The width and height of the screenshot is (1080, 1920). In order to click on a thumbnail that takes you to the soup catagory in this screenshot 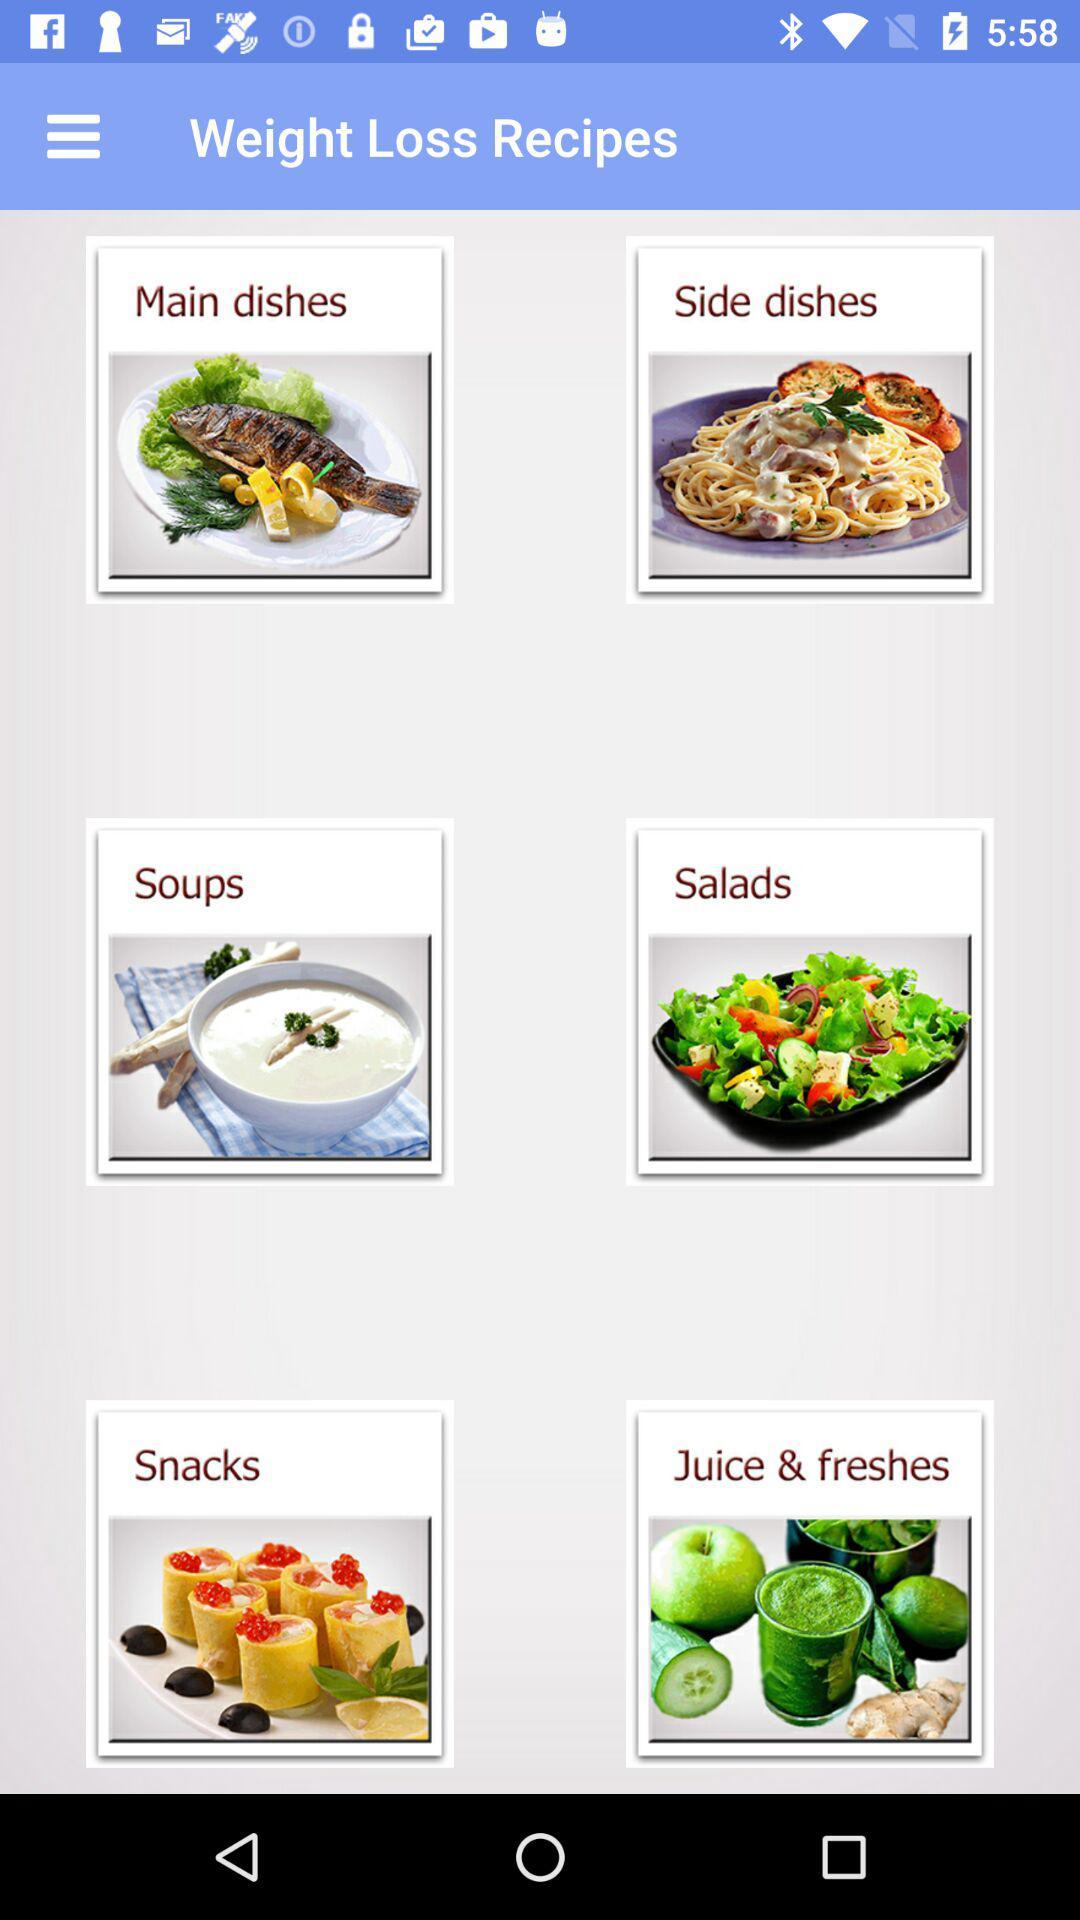, I will do `click(270, 1002)`.